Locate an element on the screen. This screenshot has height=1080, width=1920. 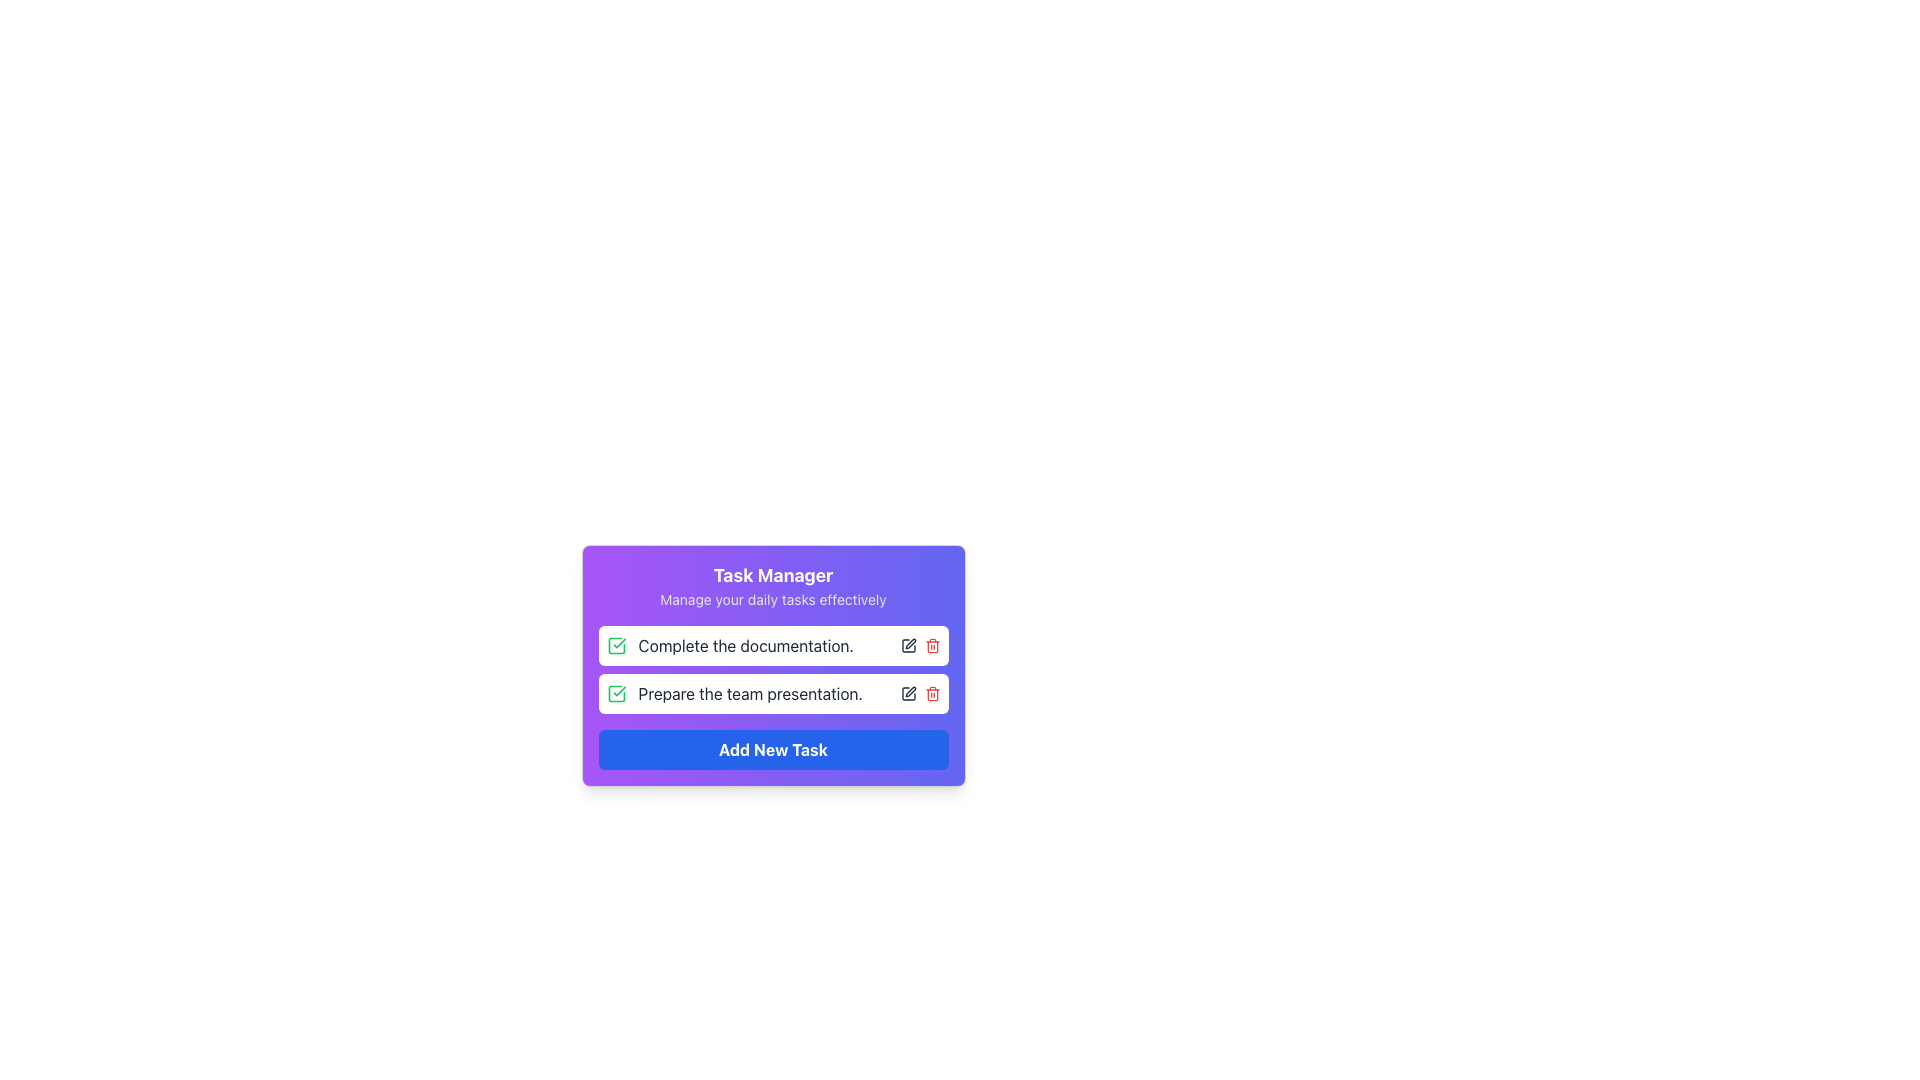
the red trash bin icon is located at coordinates (931, 693).